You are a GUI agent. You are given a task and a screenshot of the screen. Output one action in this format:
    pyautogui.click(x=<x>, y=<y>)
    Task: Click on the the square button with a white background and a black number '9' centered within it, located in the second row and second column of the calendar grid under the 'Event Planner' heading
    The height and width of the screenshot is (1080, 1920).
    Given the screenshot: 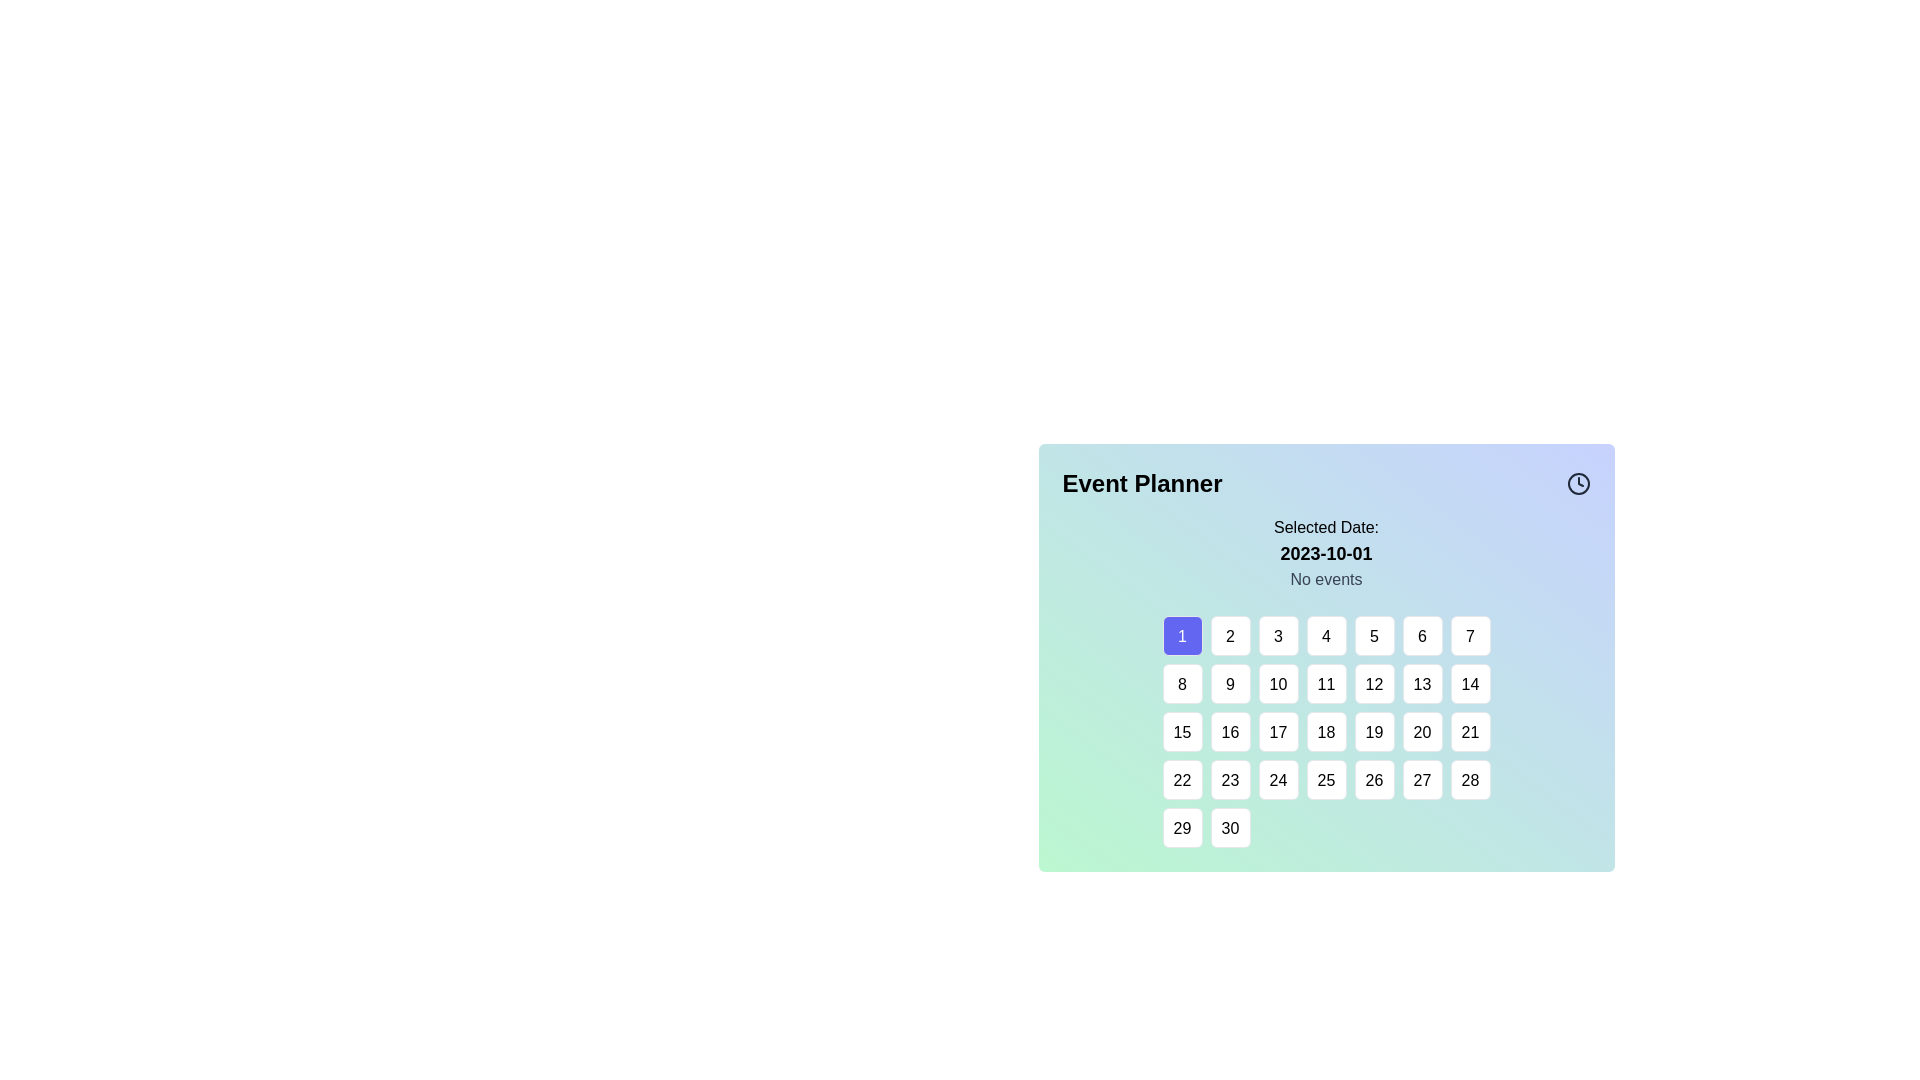 What is the action you would take?
    pyautogui.click(x=1229, y=682)
    